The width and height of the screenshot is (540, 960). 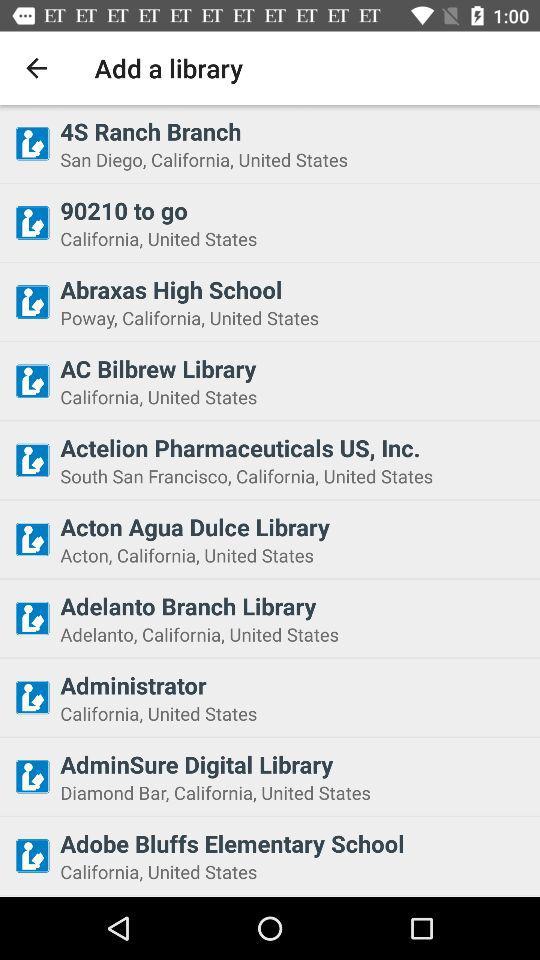 What do you see at coordinates (293, 367) in the screenshot?
I see `the icon above the california, united states icon` at bounding box center [293, 367].